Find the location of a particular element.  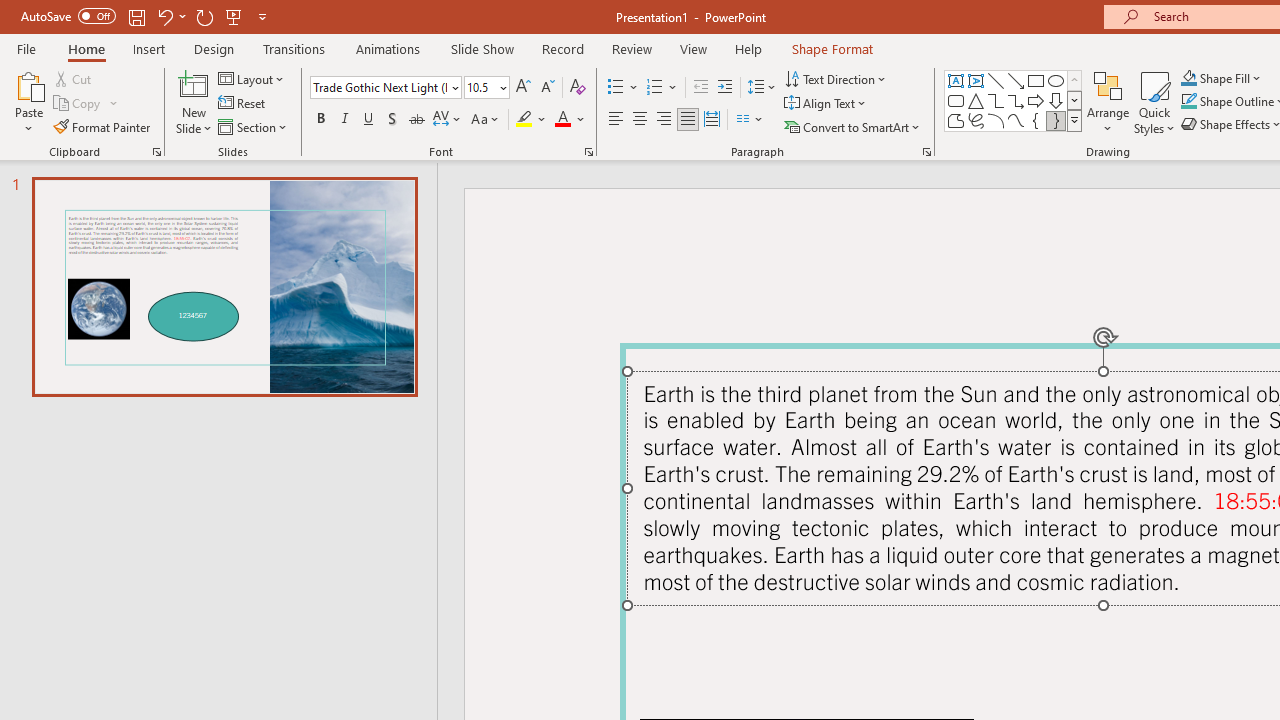

'Clear Formatting' is located at coordinates (576, 86).